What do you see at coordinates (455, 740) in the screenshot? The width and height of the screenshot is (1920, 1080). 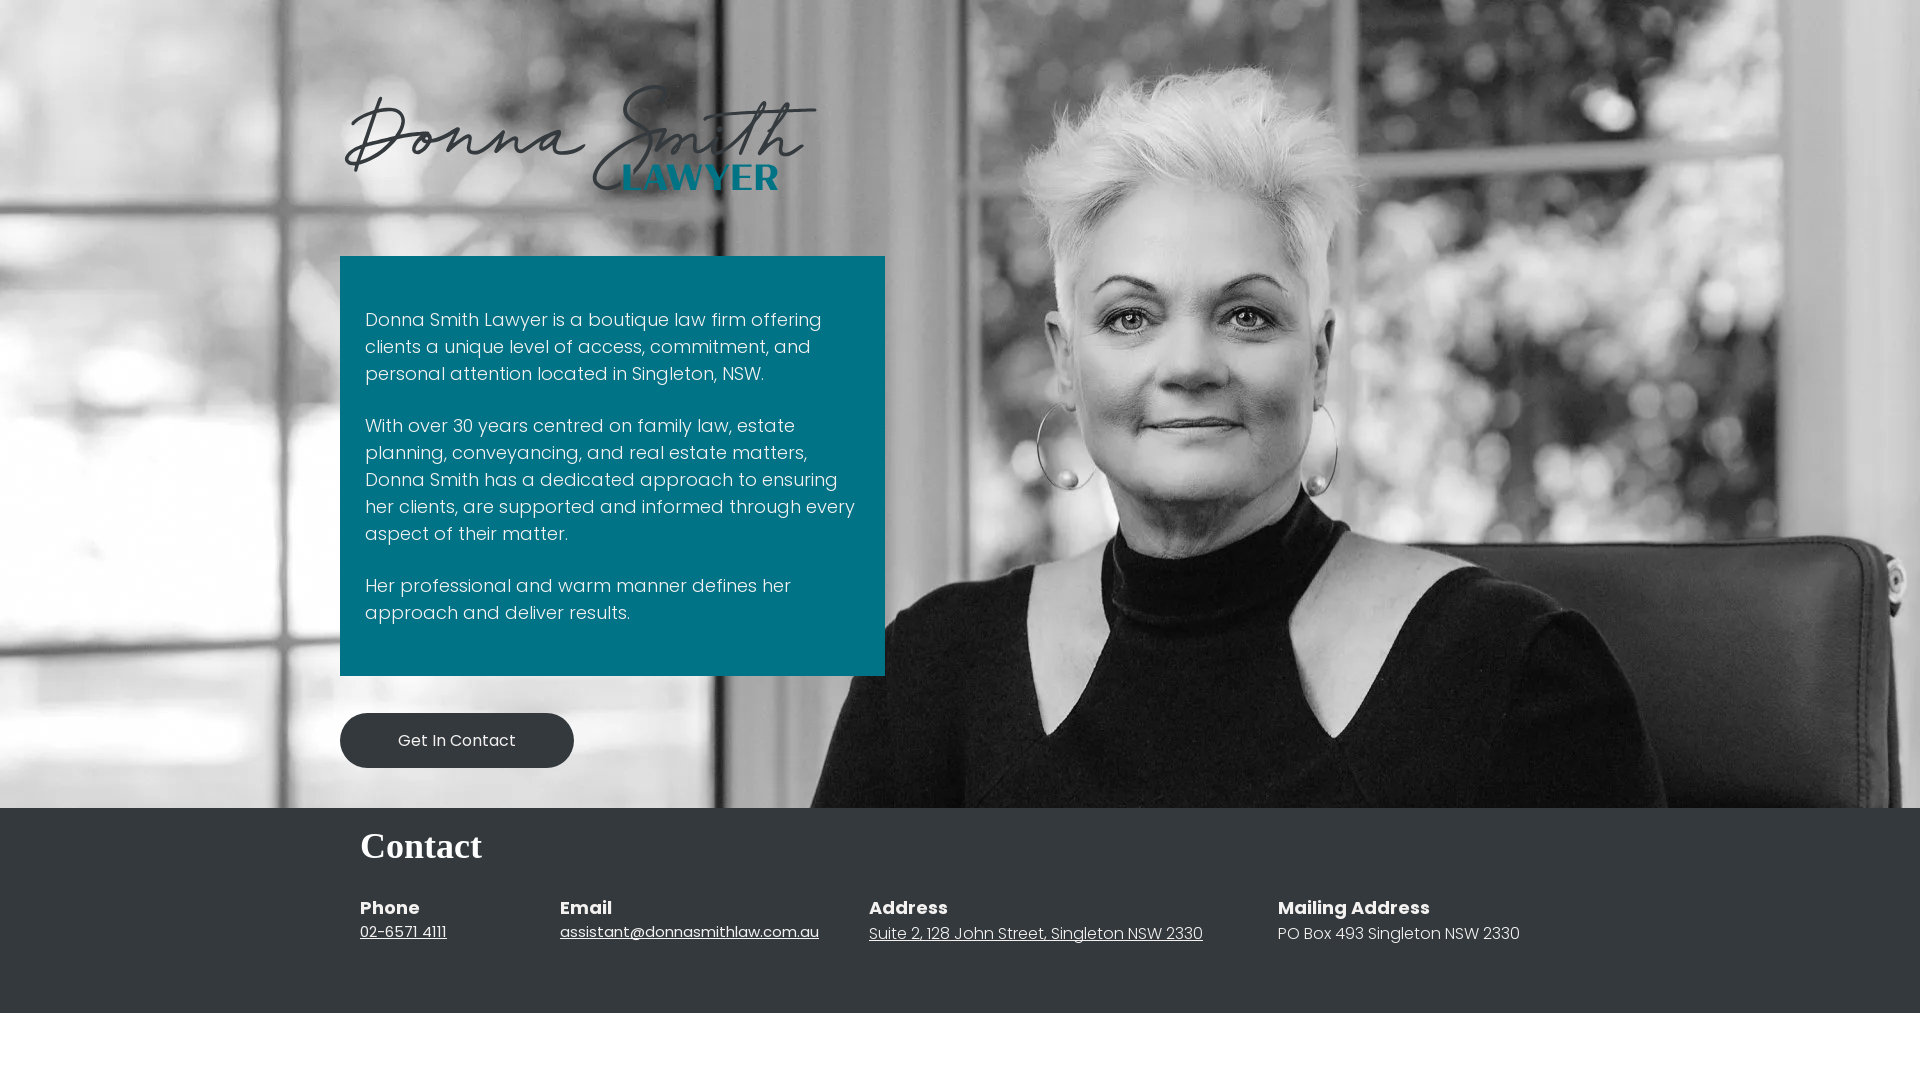 I see `'Get In Contact'` at bounding box center [455, 740].